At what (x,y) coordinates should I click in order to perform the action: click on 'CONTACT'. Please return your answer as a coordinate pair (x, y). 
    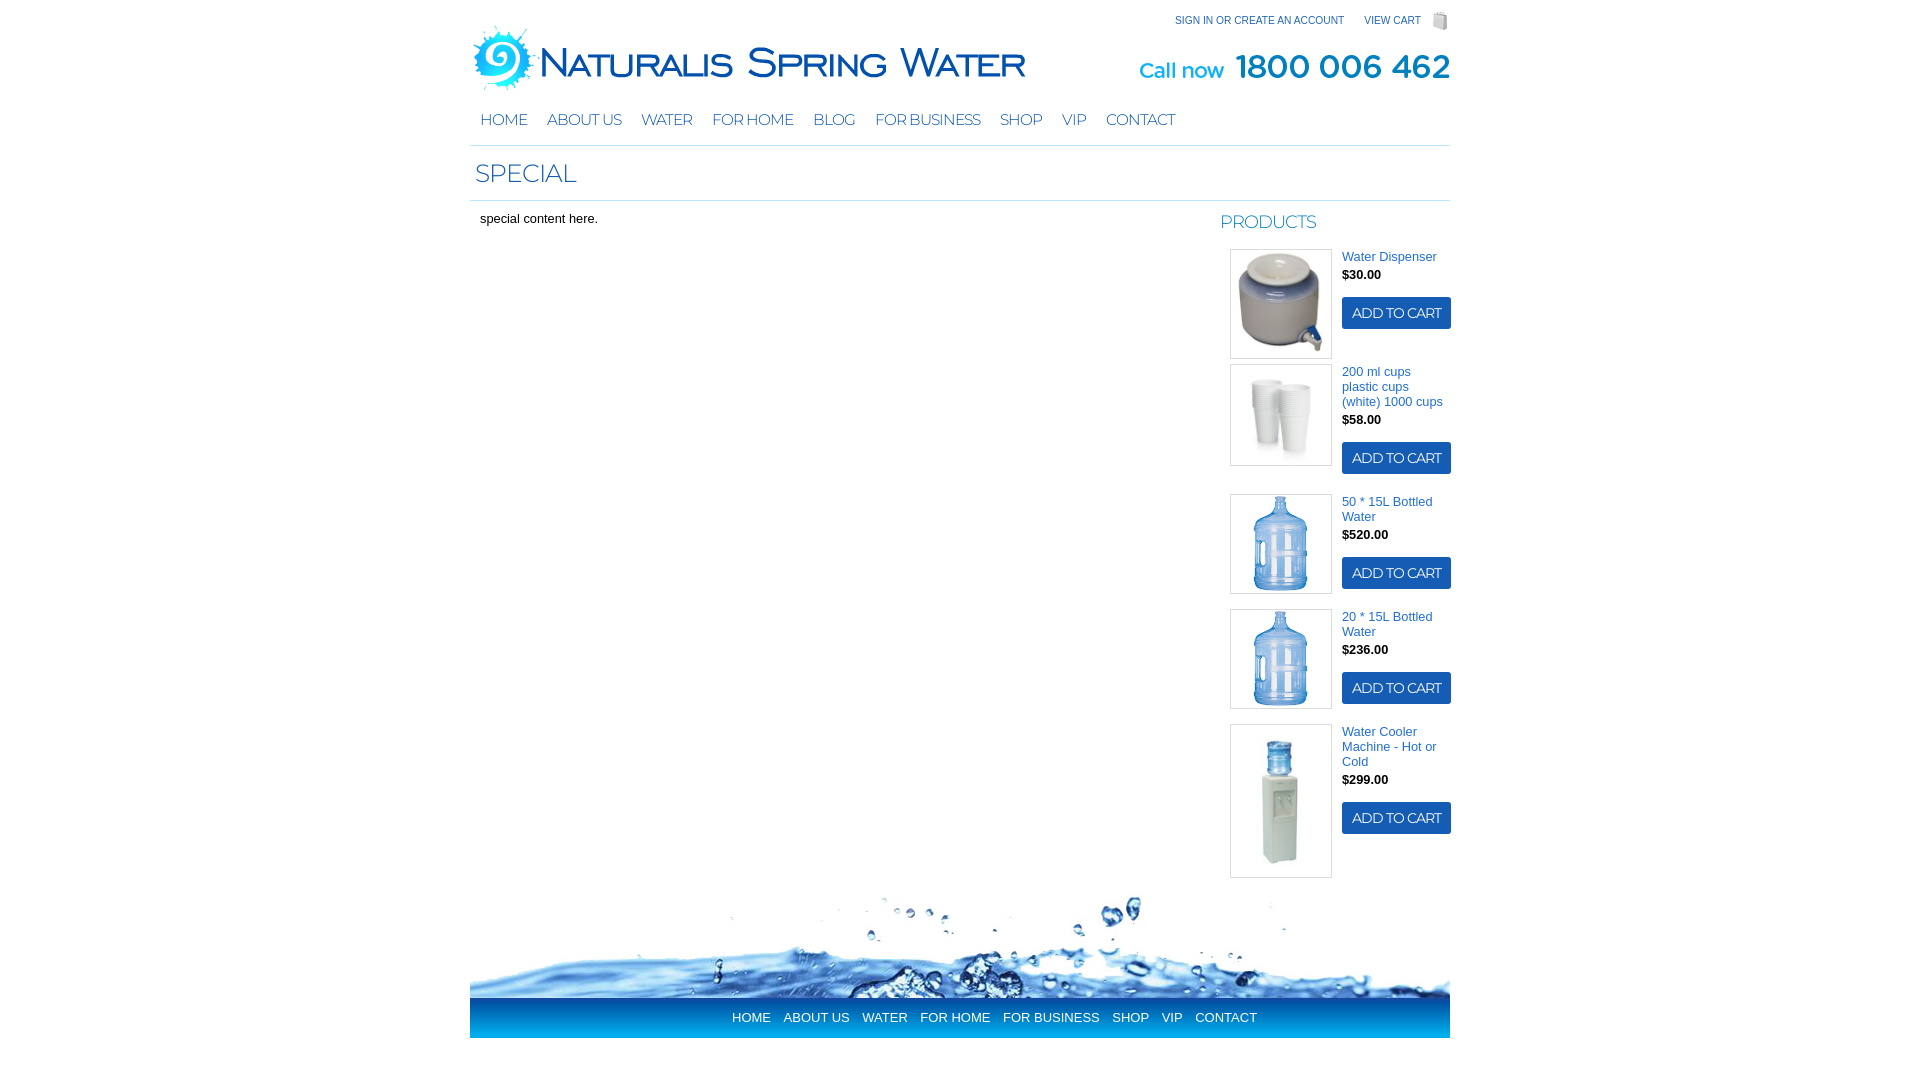
    Looking at the image, I should click on (1140, 119).